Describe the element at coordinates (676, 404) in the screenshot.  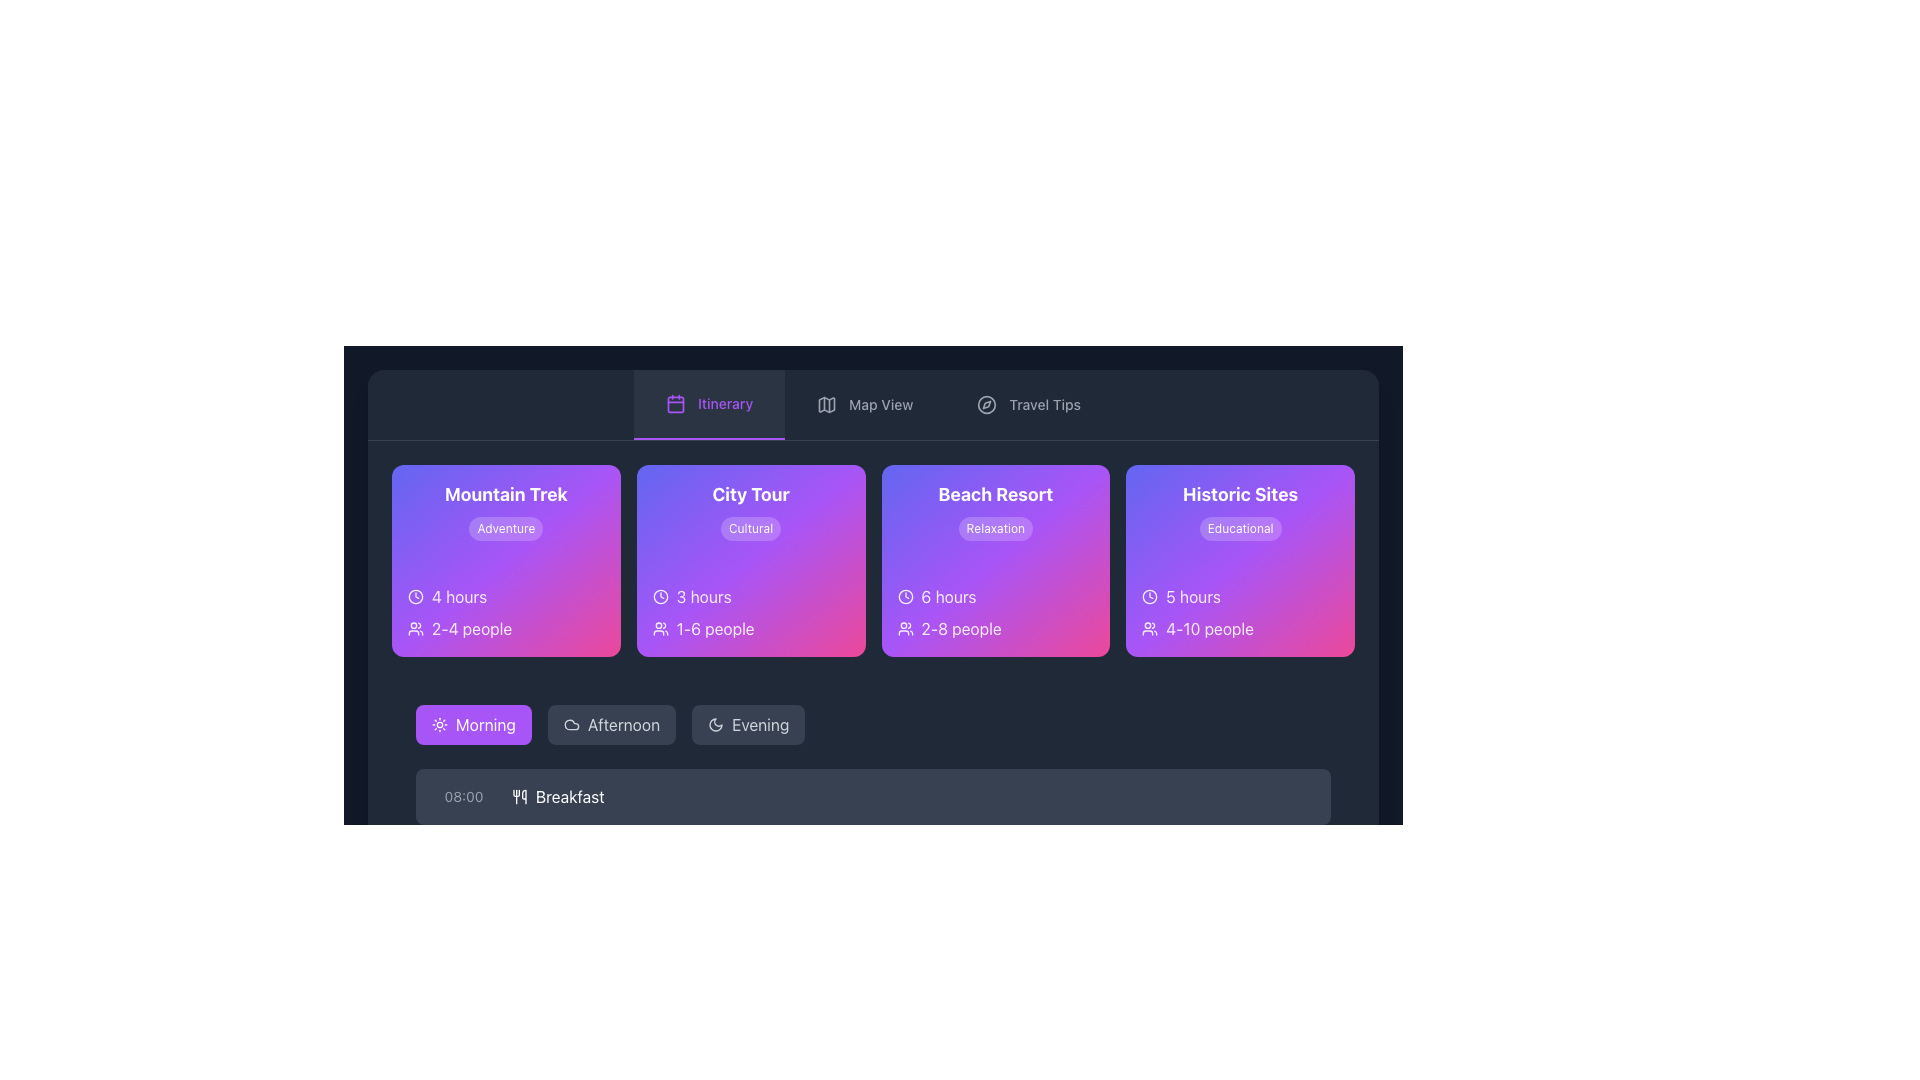
I see `the calendar icon with a purple border located to the left of the 'Itinerary' label` at that location.